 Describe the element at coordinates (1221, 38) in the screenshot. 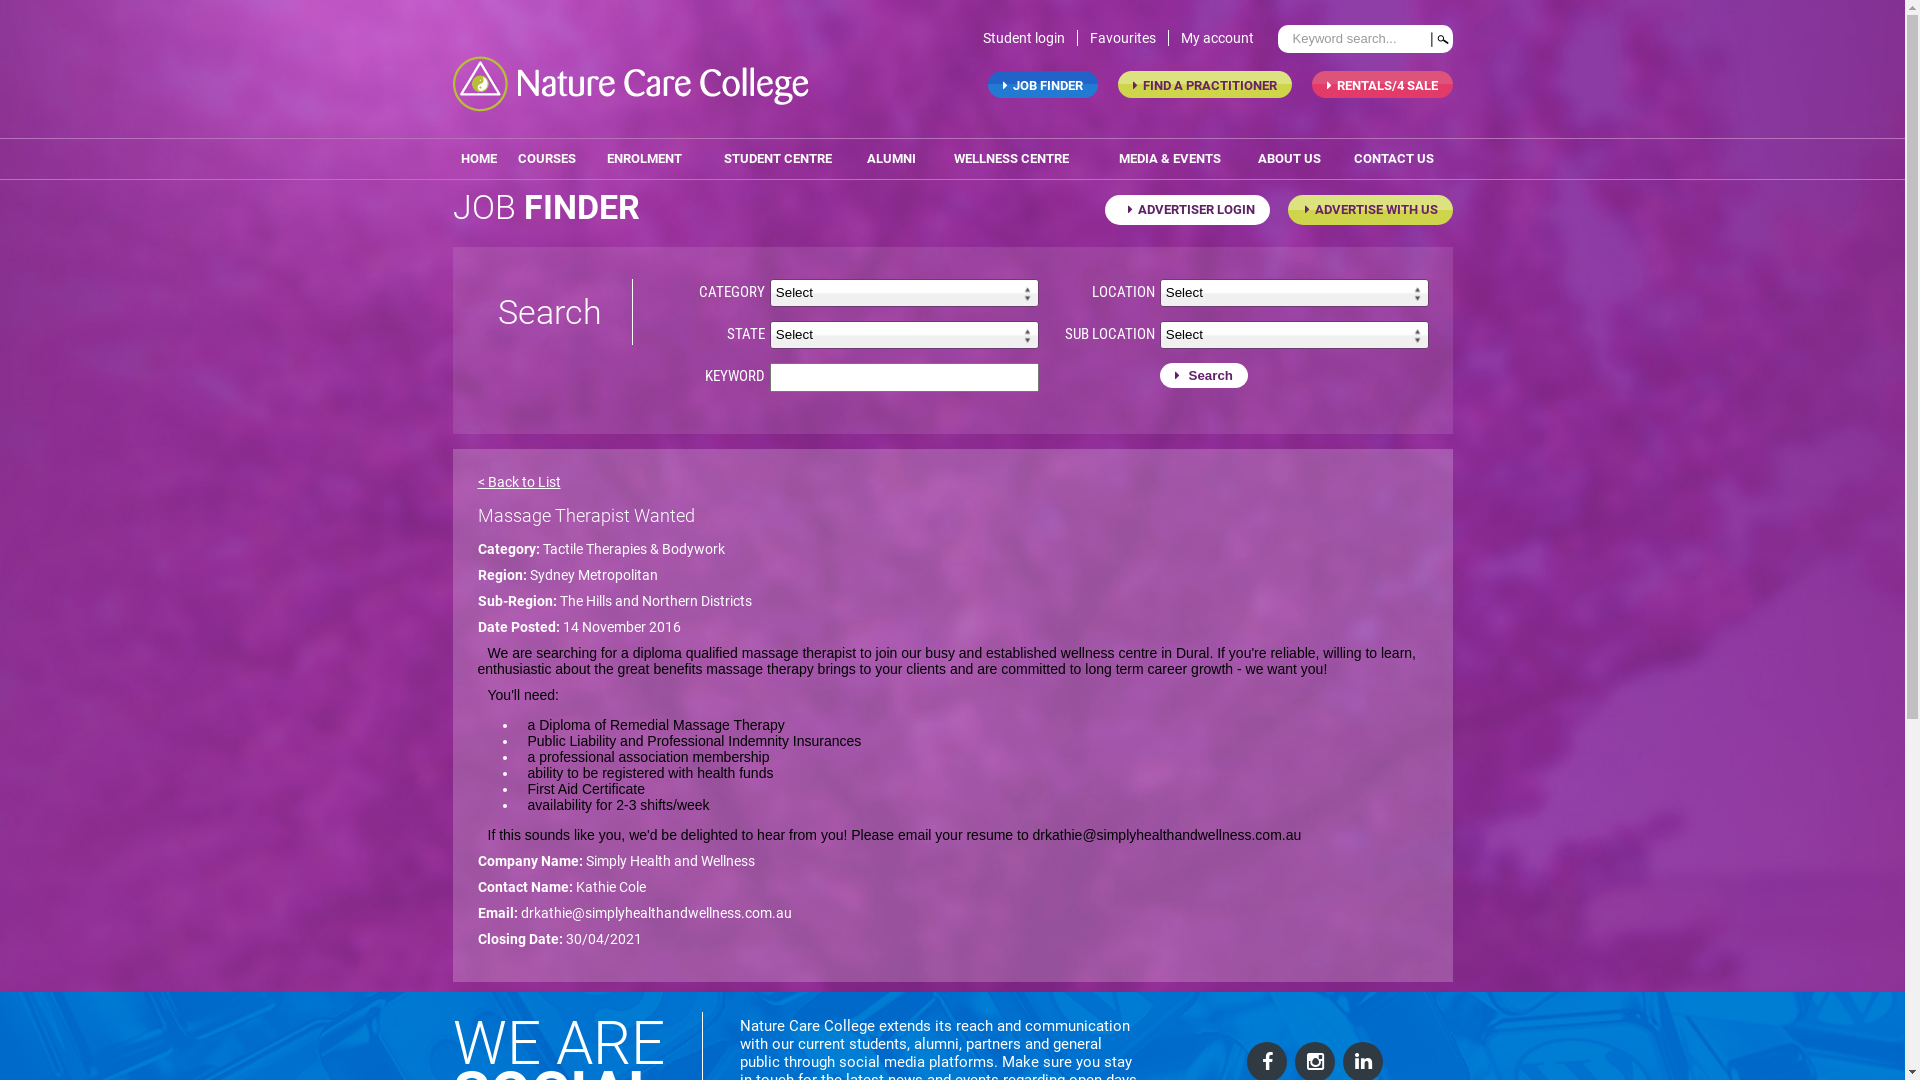

I see `'My account'` at that location.